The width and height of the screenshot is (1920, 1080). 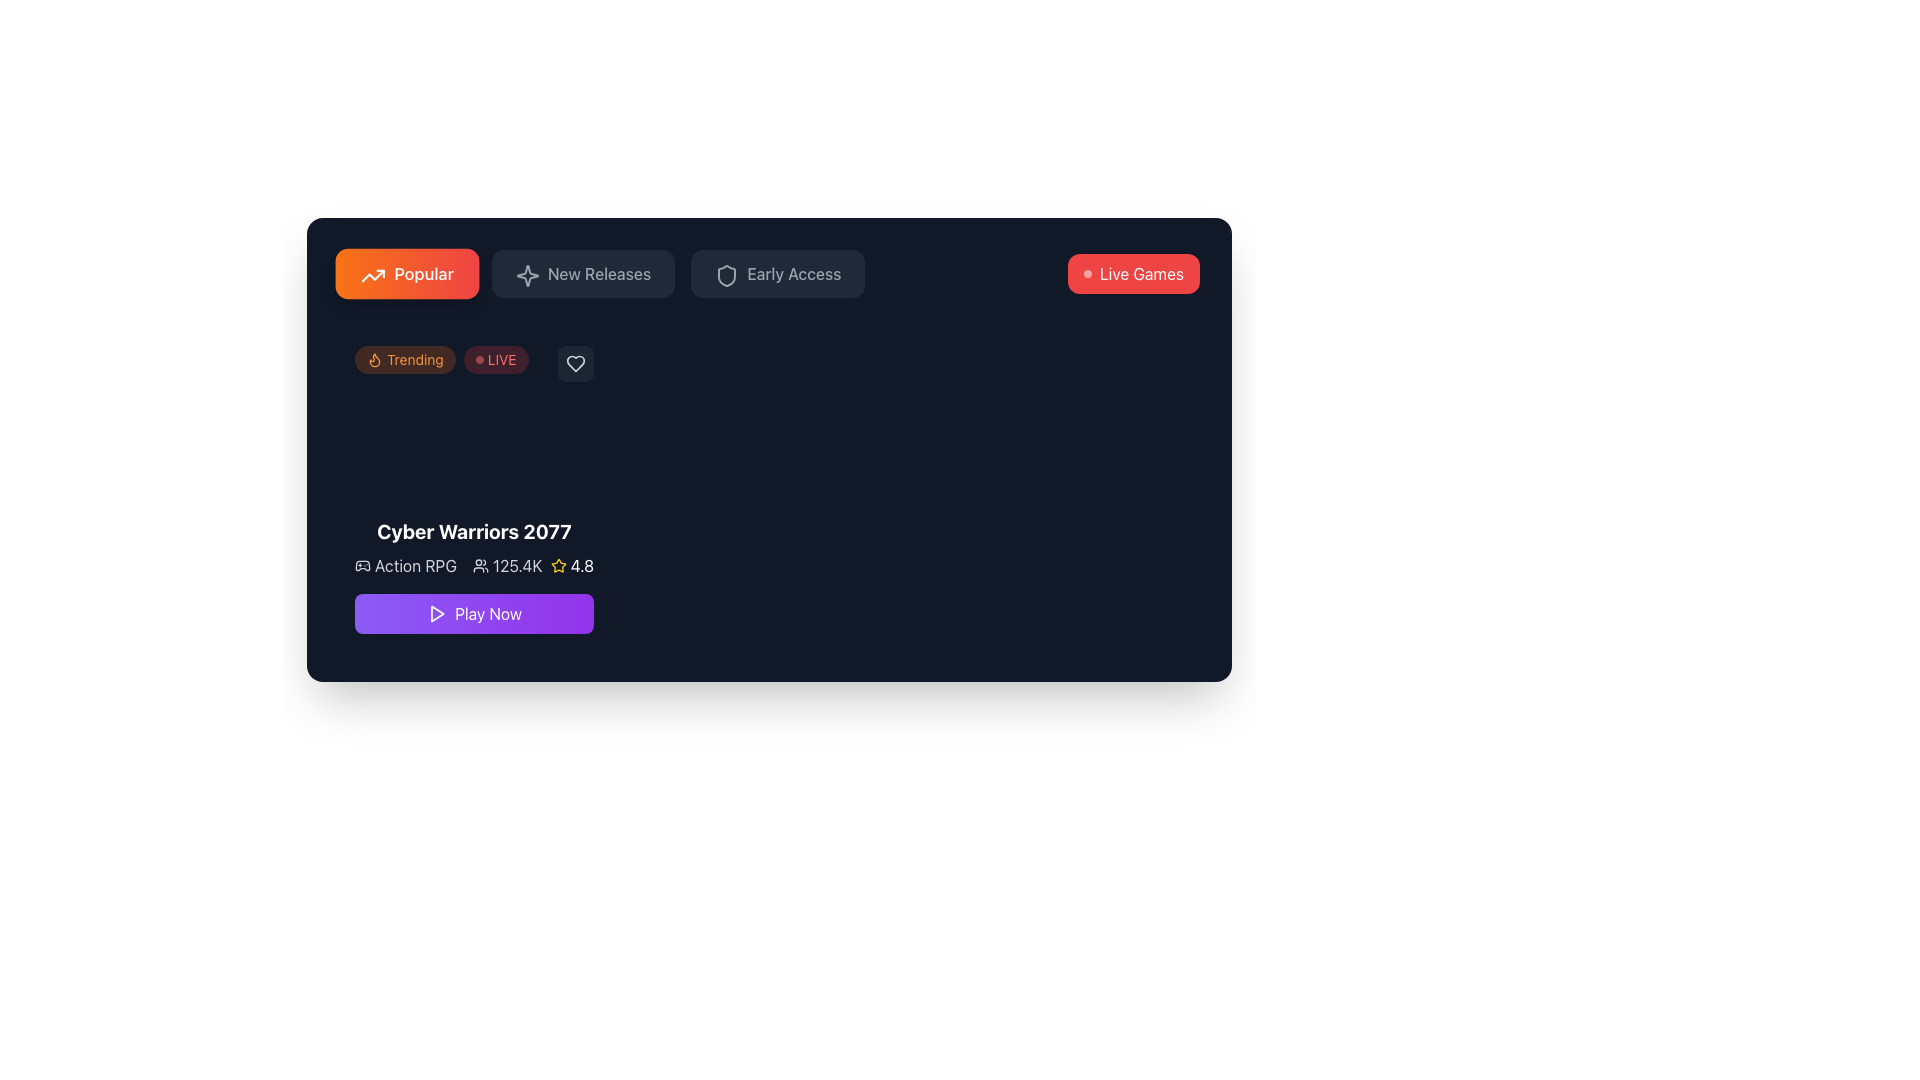 What do you see at coordinates (1133, 273) in the screenshot?
I see `the 'Live Games' button` at bounding box center [1133, 273].